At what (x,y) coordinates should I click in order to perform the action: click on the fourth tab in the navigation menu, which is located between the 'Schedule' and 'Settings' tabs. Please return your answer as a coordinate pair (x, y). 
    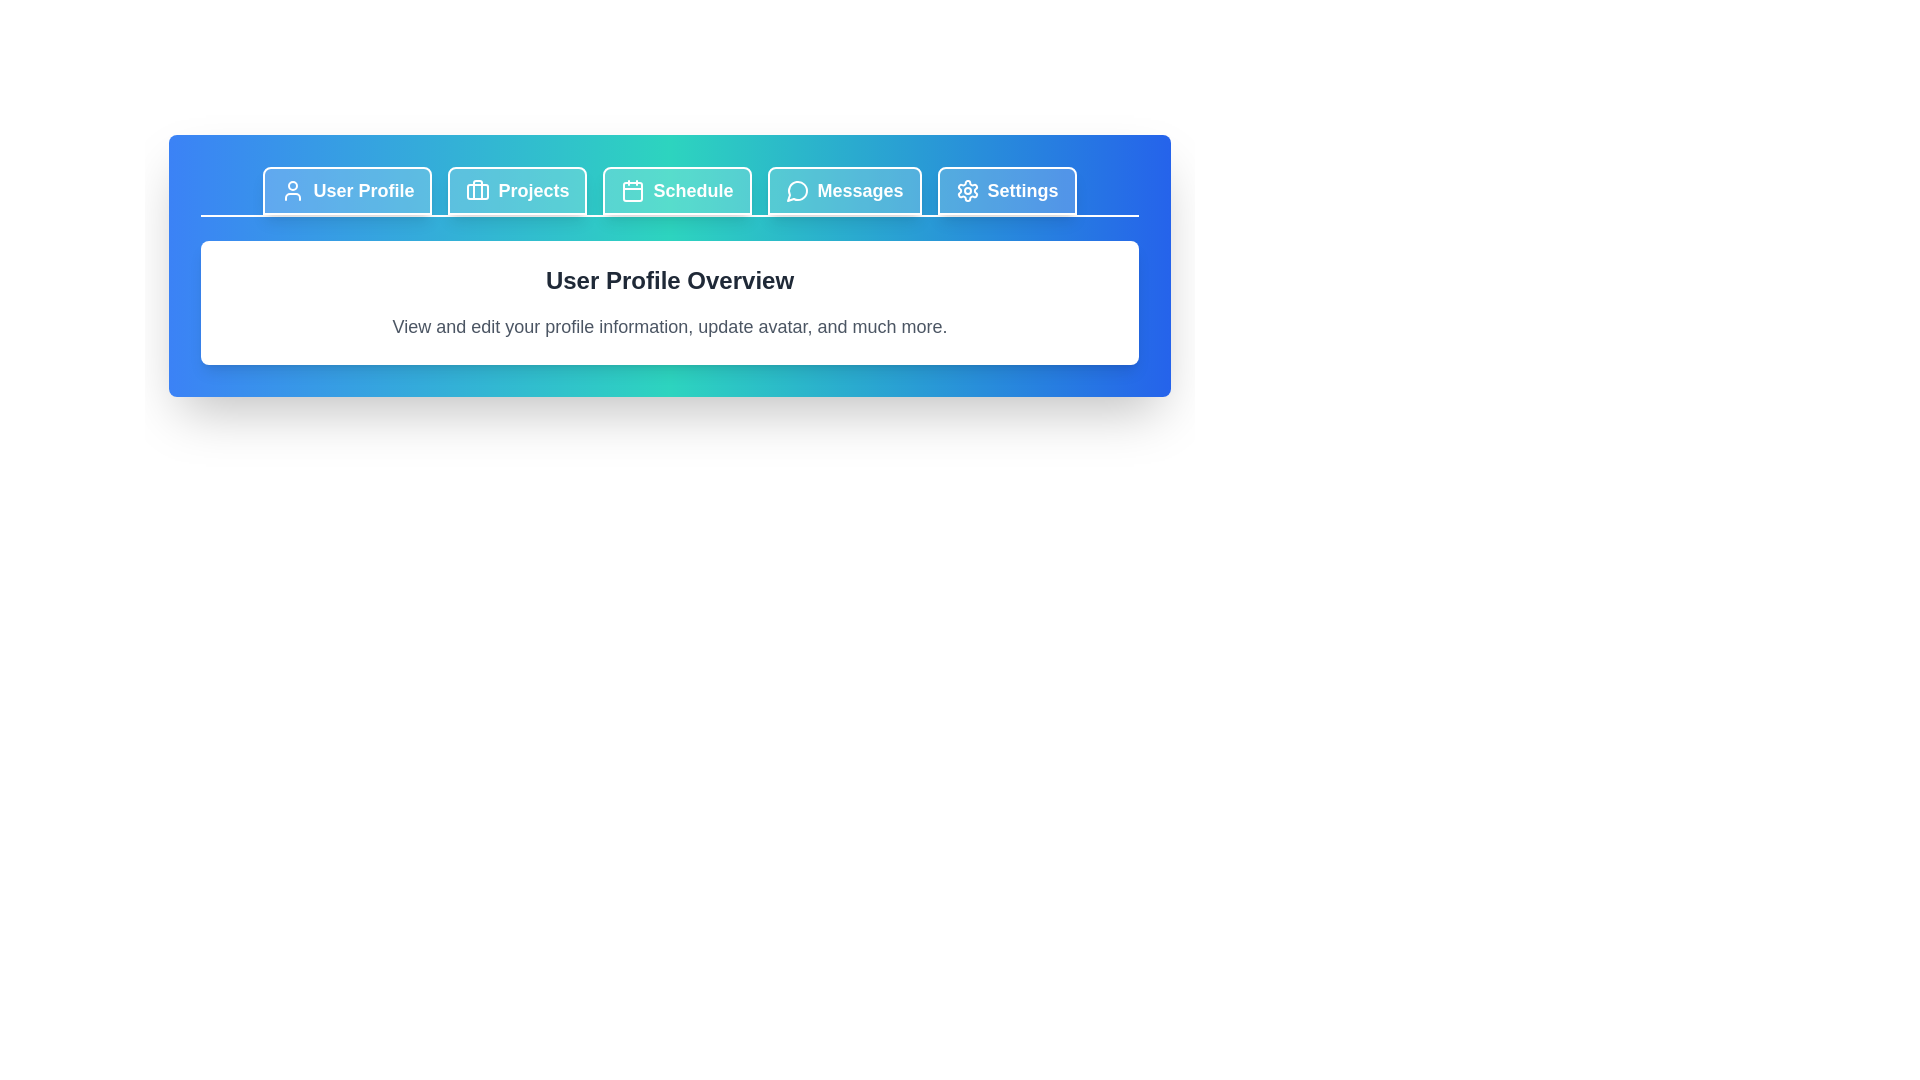
    Looking at the image, I should click on (844, 191).